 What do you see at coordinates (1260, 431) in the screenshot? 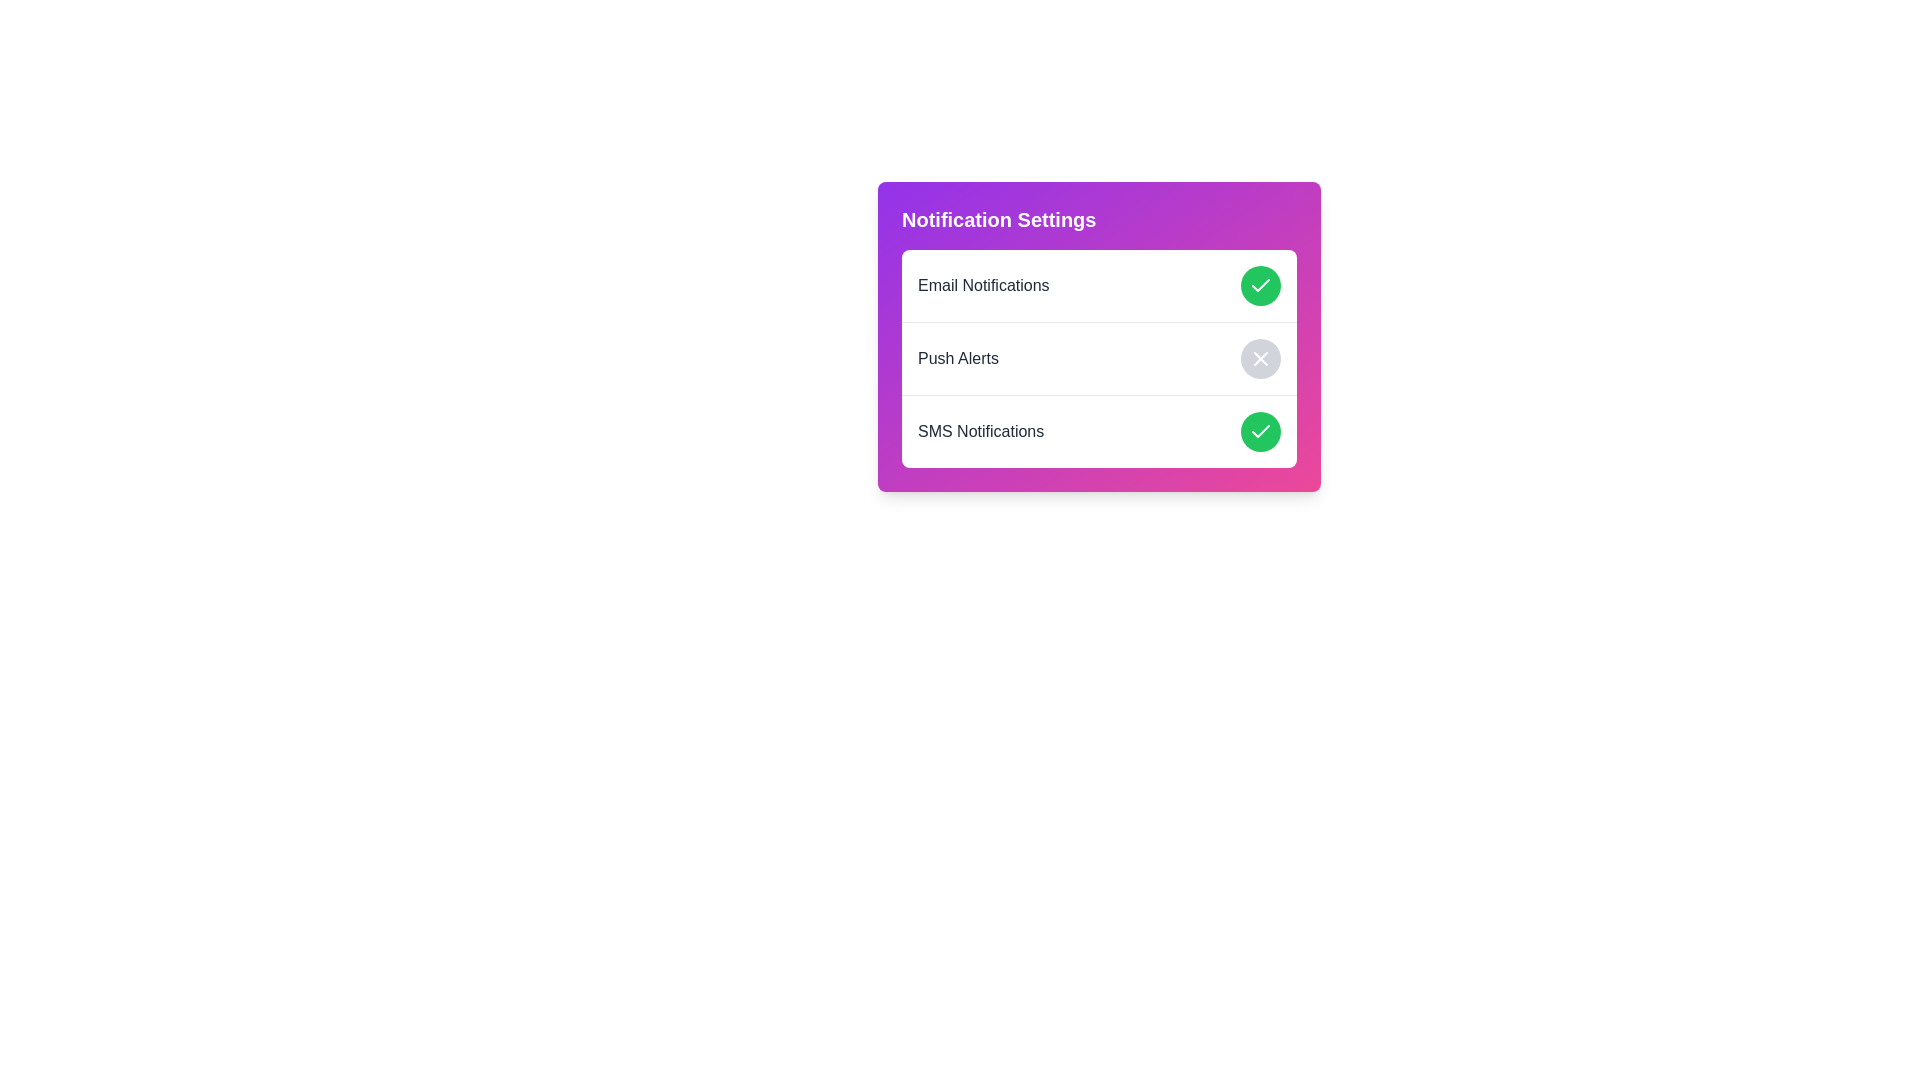
I see `the circular green button with a white checkmark icon located to the right of the 'SMS Notifications' label in the Notification Settings panel` at bounding box center [1260, 431].